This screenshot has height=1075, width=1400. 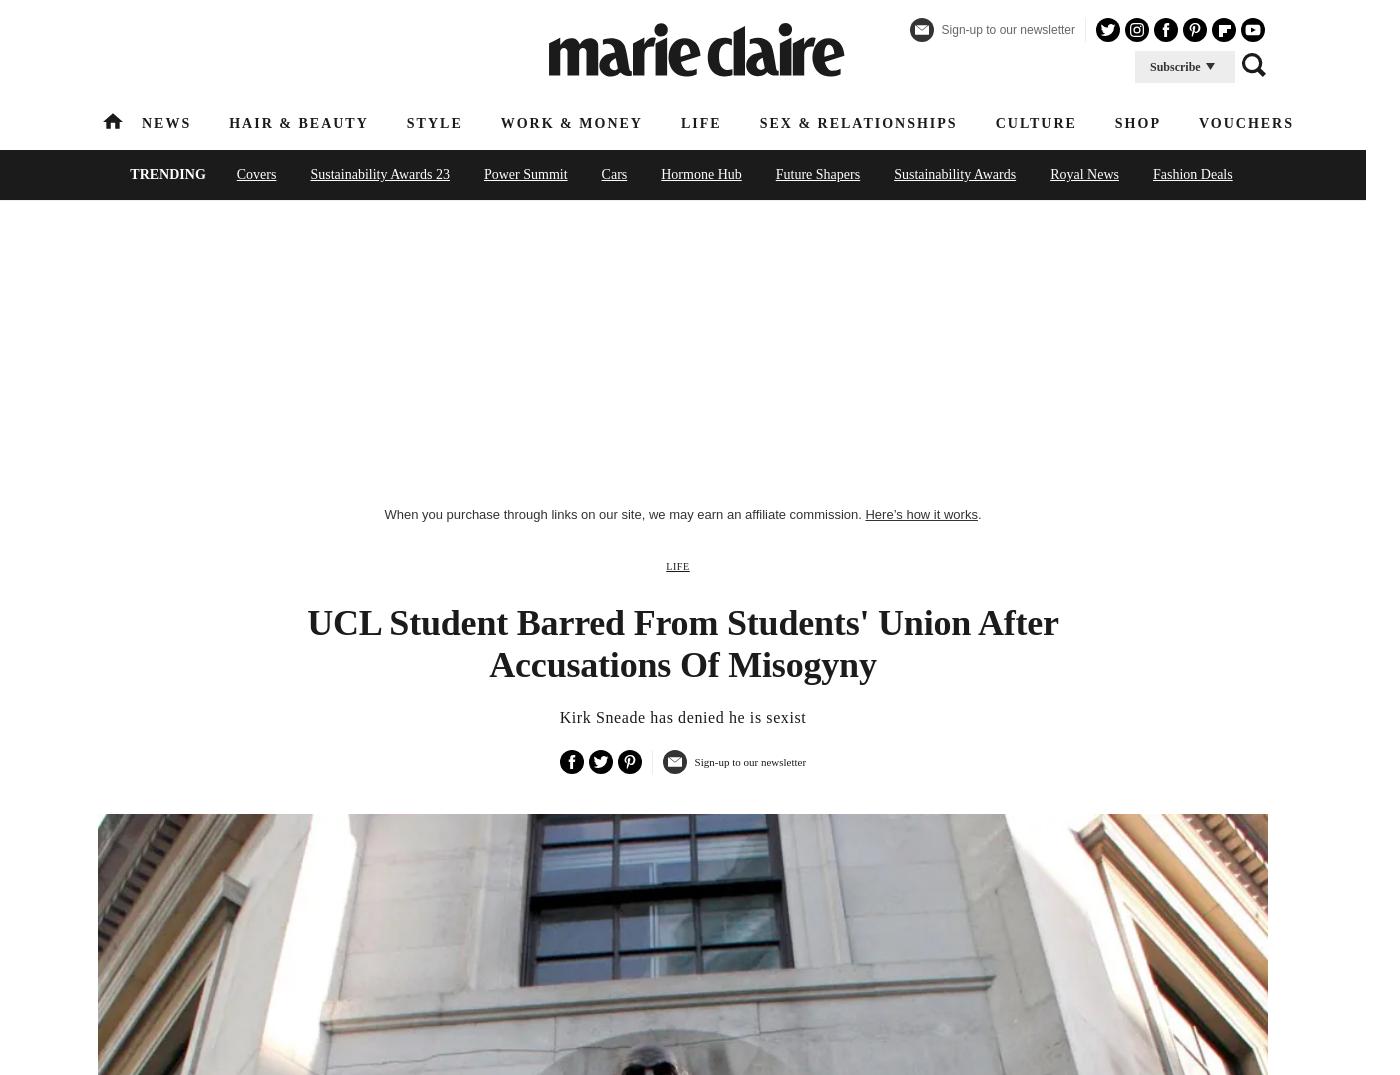 What do you see at coordinates (434, 122) in the screenshot?
I see `'Style'` at bounding box center [434, 122].